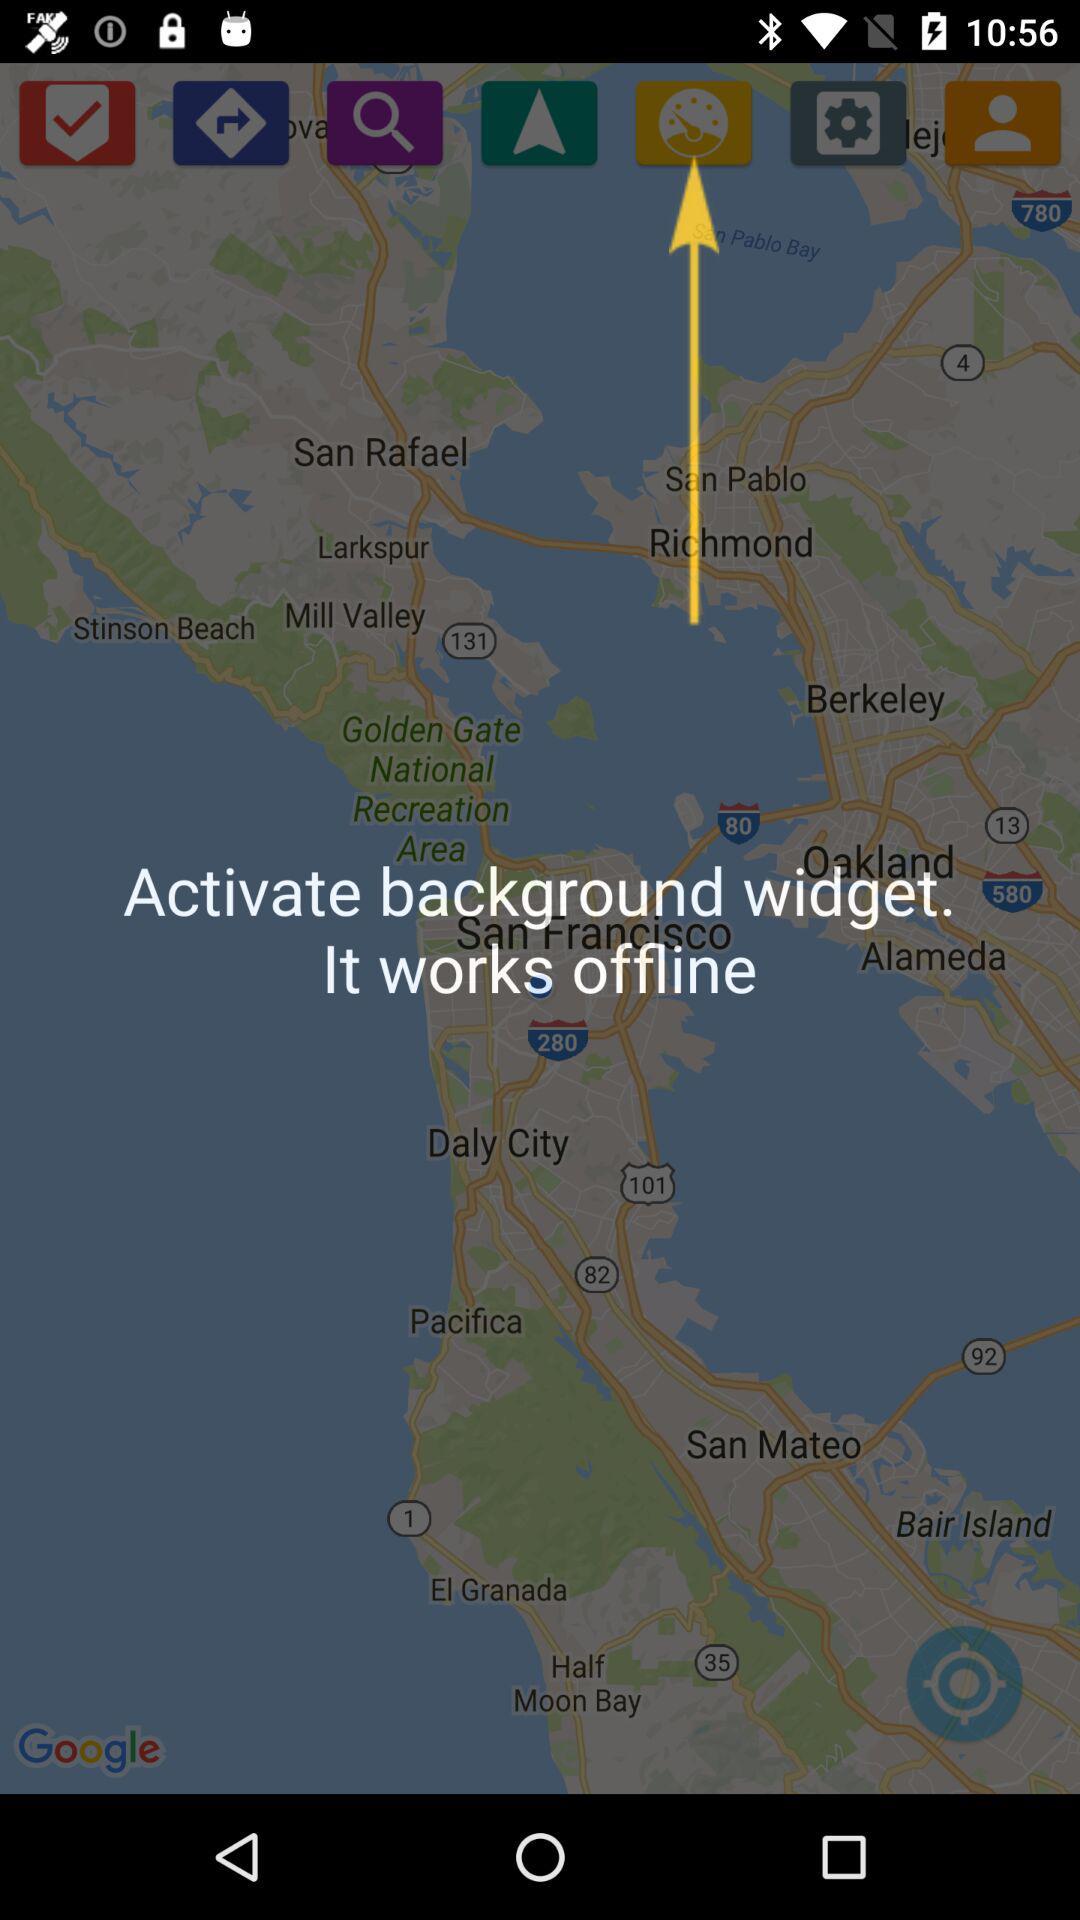  What do you see at coordinates (848, 121) in the screenshot?
I see `the settings icon` at bounding box center [848, 121].